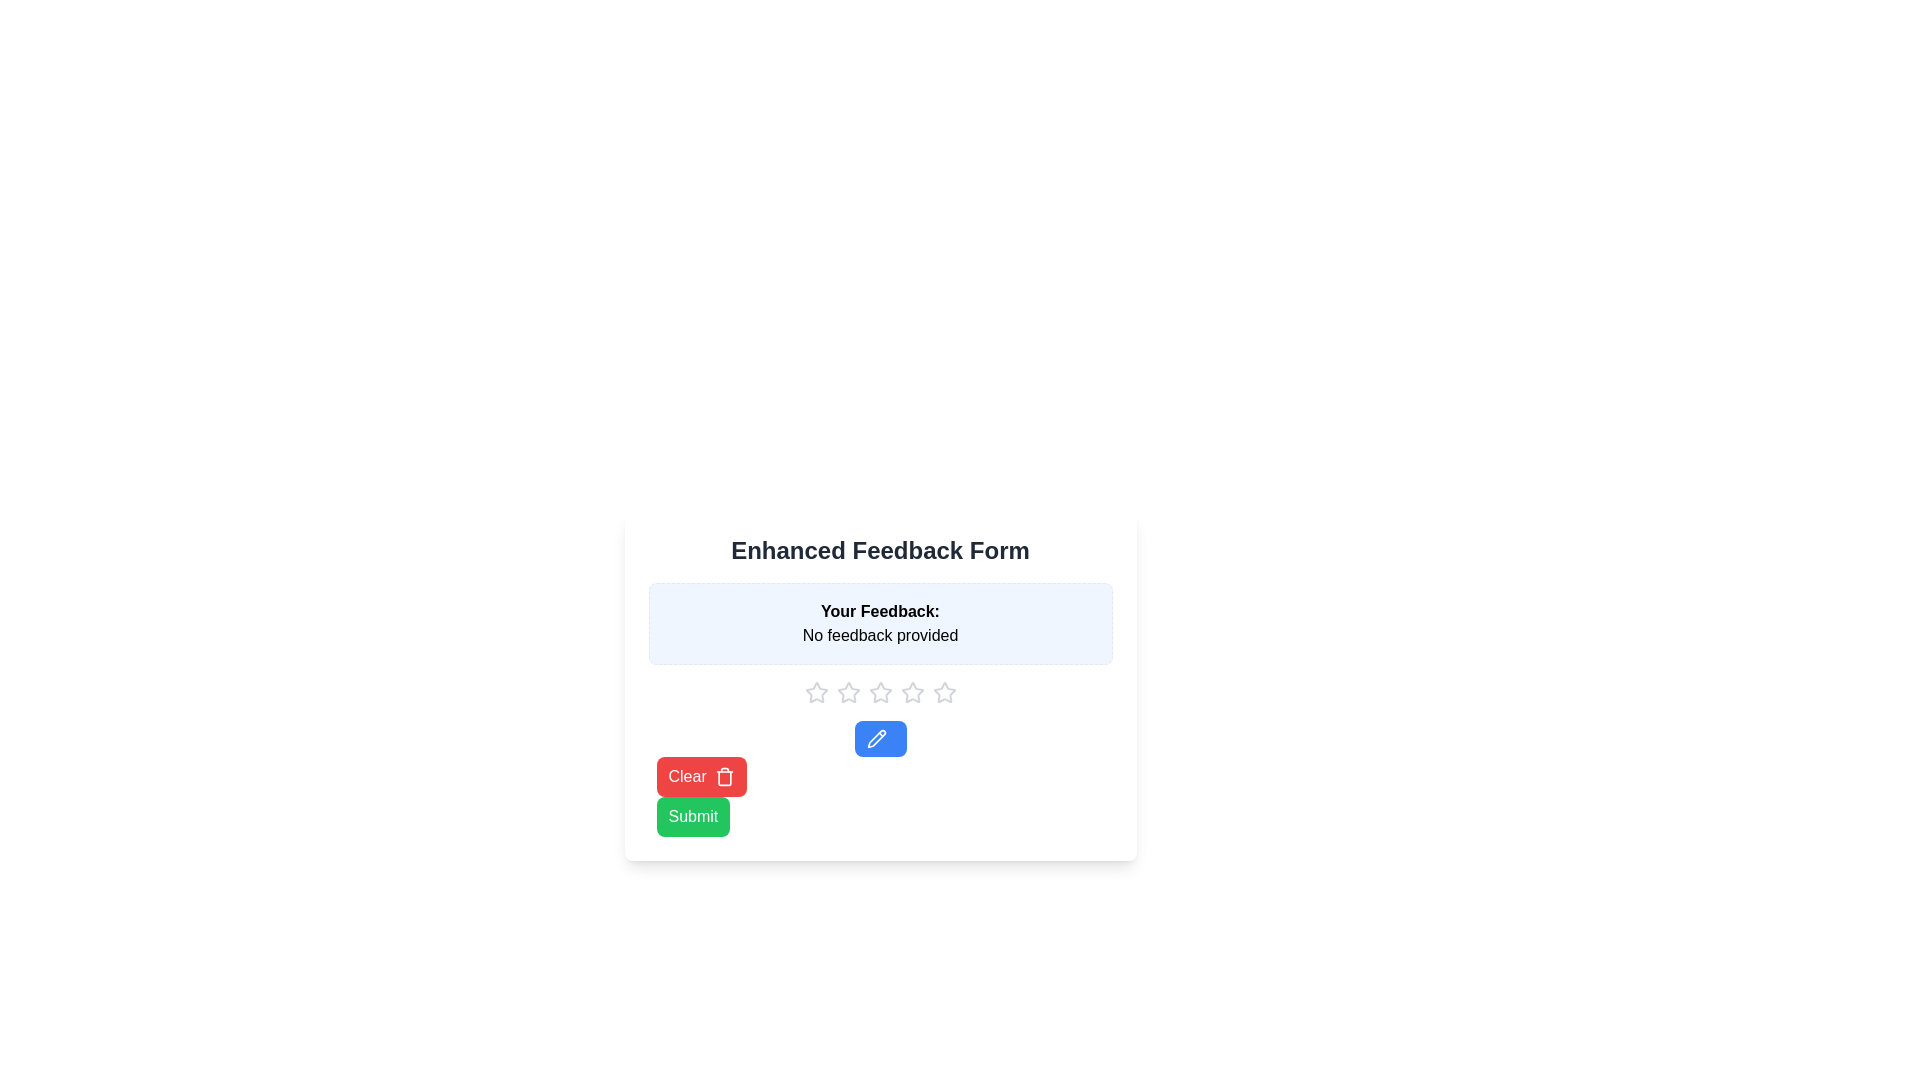 The image size is (1920, 1080). I want to click on the edit button icon located in the lower middle part of the feedback form, so click(876, 739).